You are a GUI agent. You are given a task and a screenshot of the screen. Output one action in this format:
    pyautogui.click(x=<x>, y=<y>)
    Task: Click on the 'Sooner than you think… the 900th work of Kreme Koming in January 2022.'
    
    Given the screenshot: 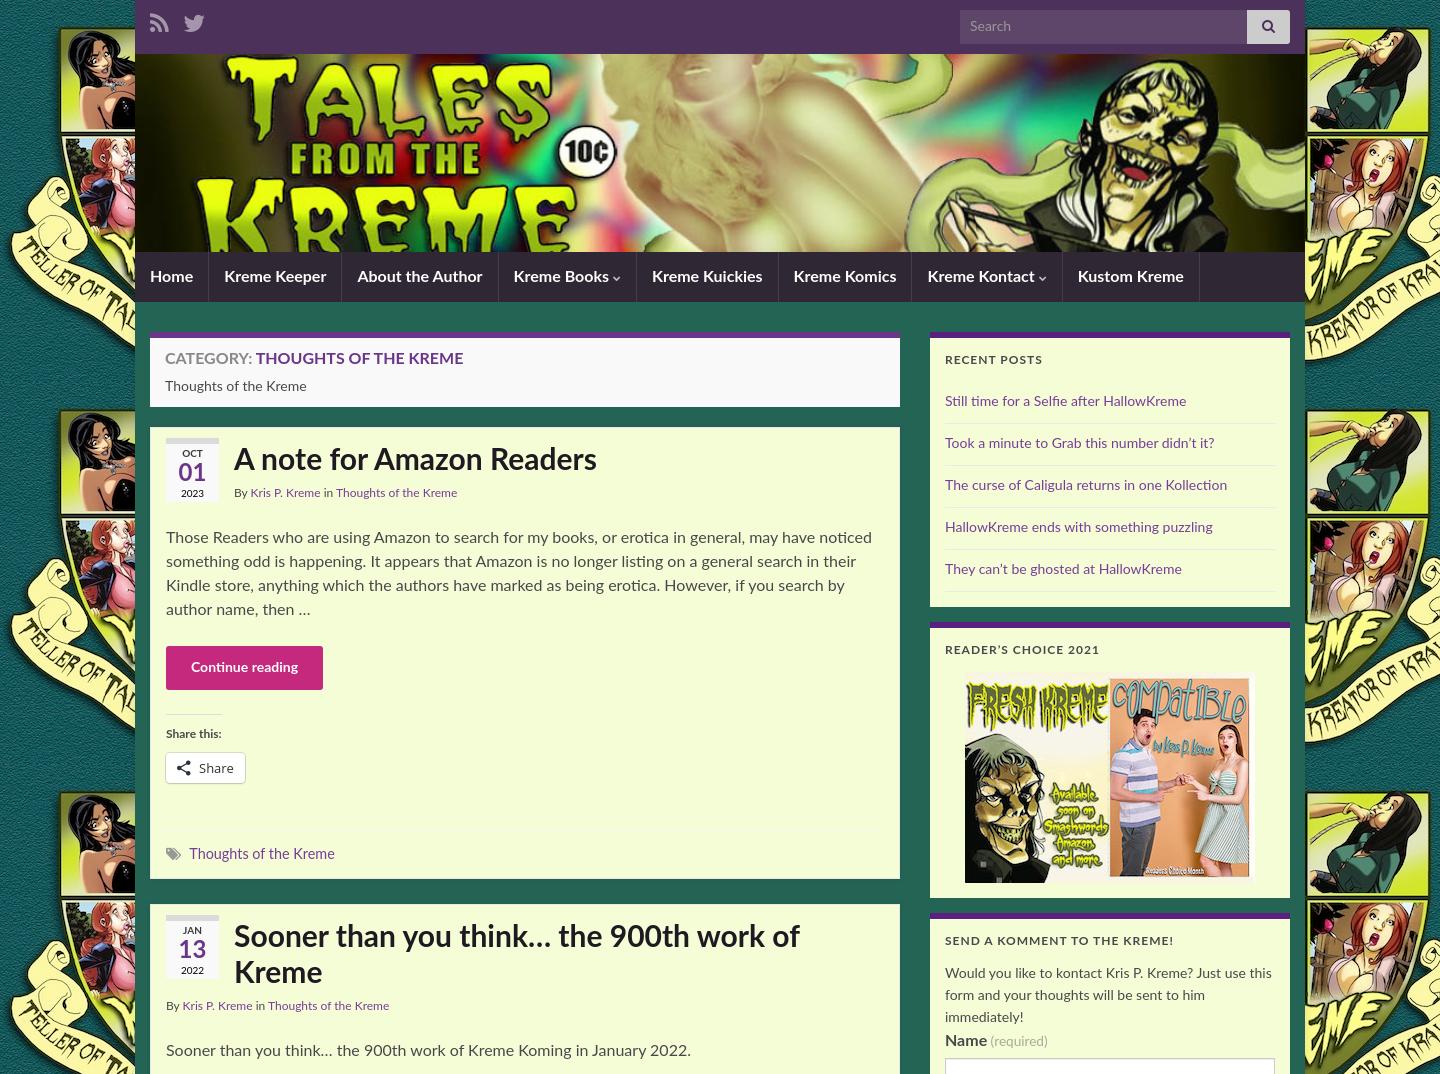 What is the action you would take?
    pyautogui.click(x=427, y=1050)
    